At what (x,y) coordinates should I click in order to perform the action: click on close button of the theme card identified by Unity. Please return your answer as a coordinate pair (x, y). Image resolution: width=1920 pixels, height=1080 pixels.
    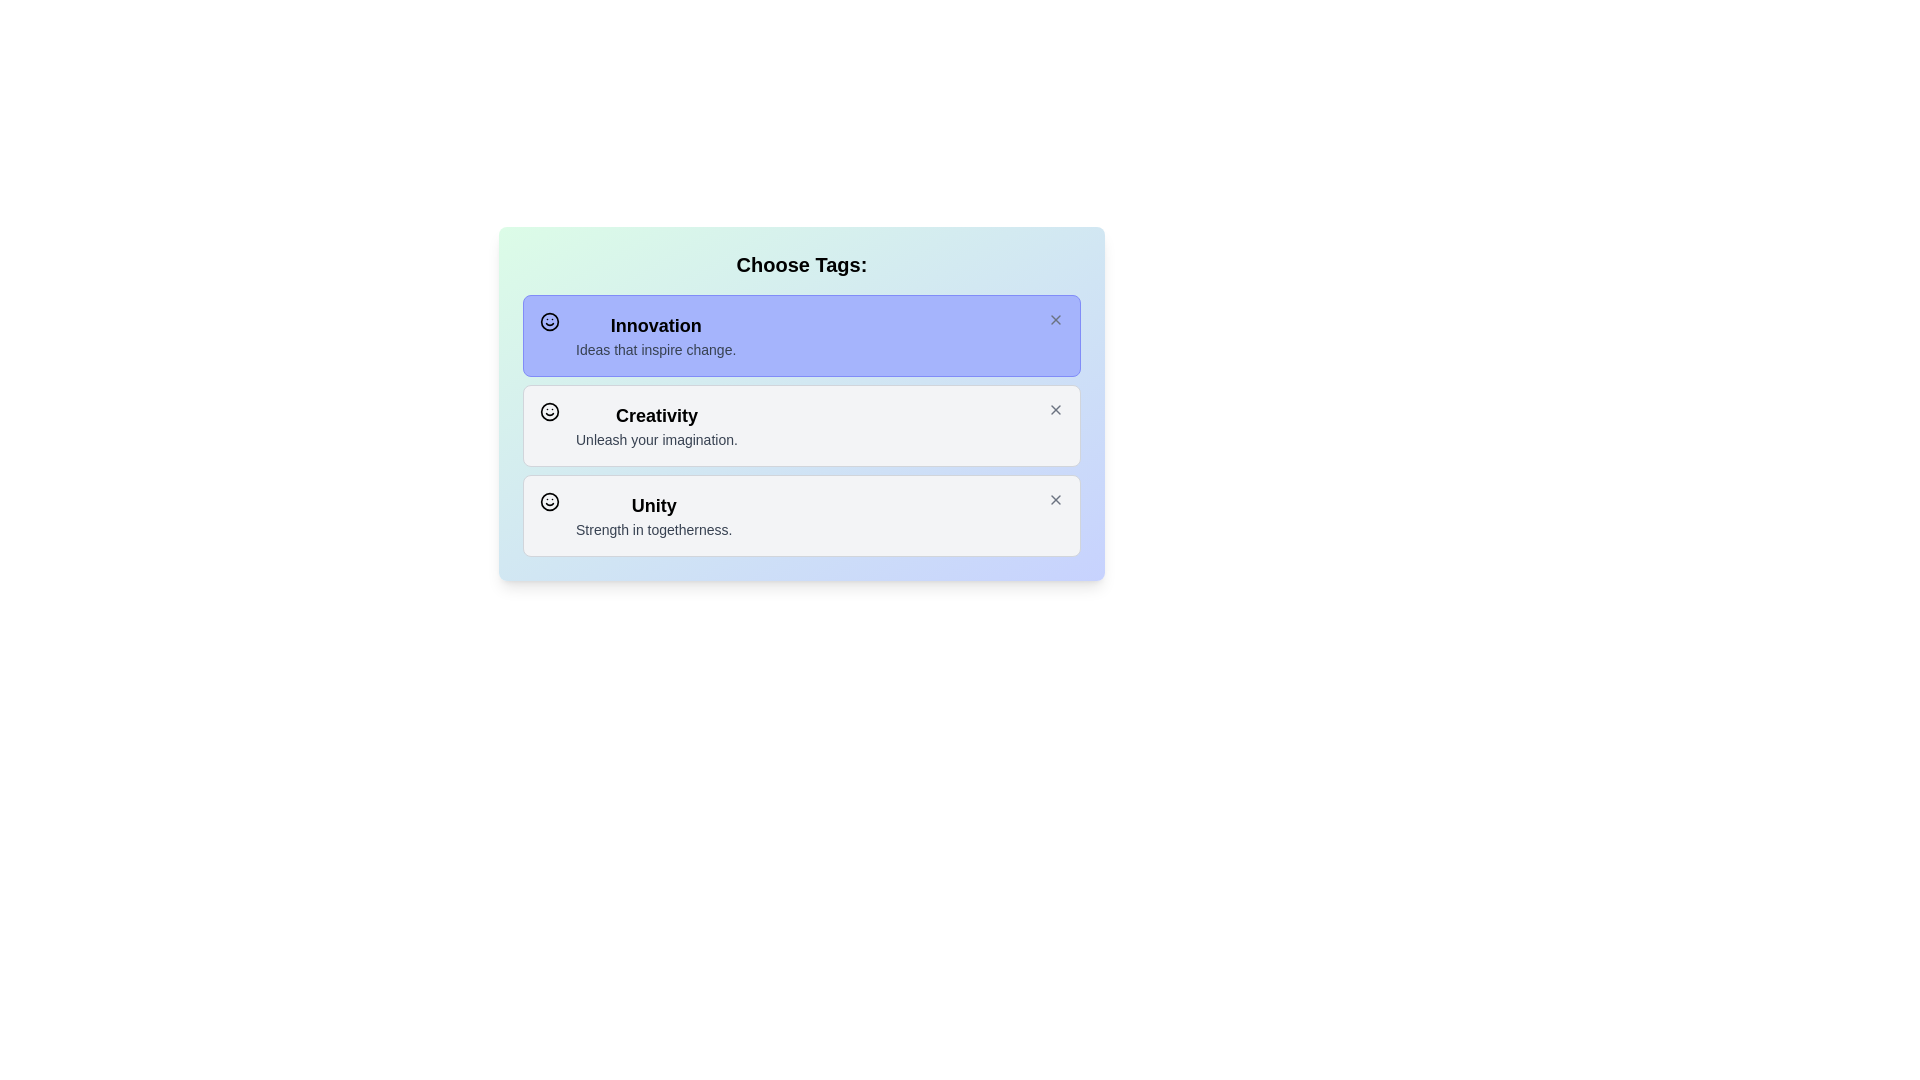
    Looking at the image, I should click on (1055, 499).